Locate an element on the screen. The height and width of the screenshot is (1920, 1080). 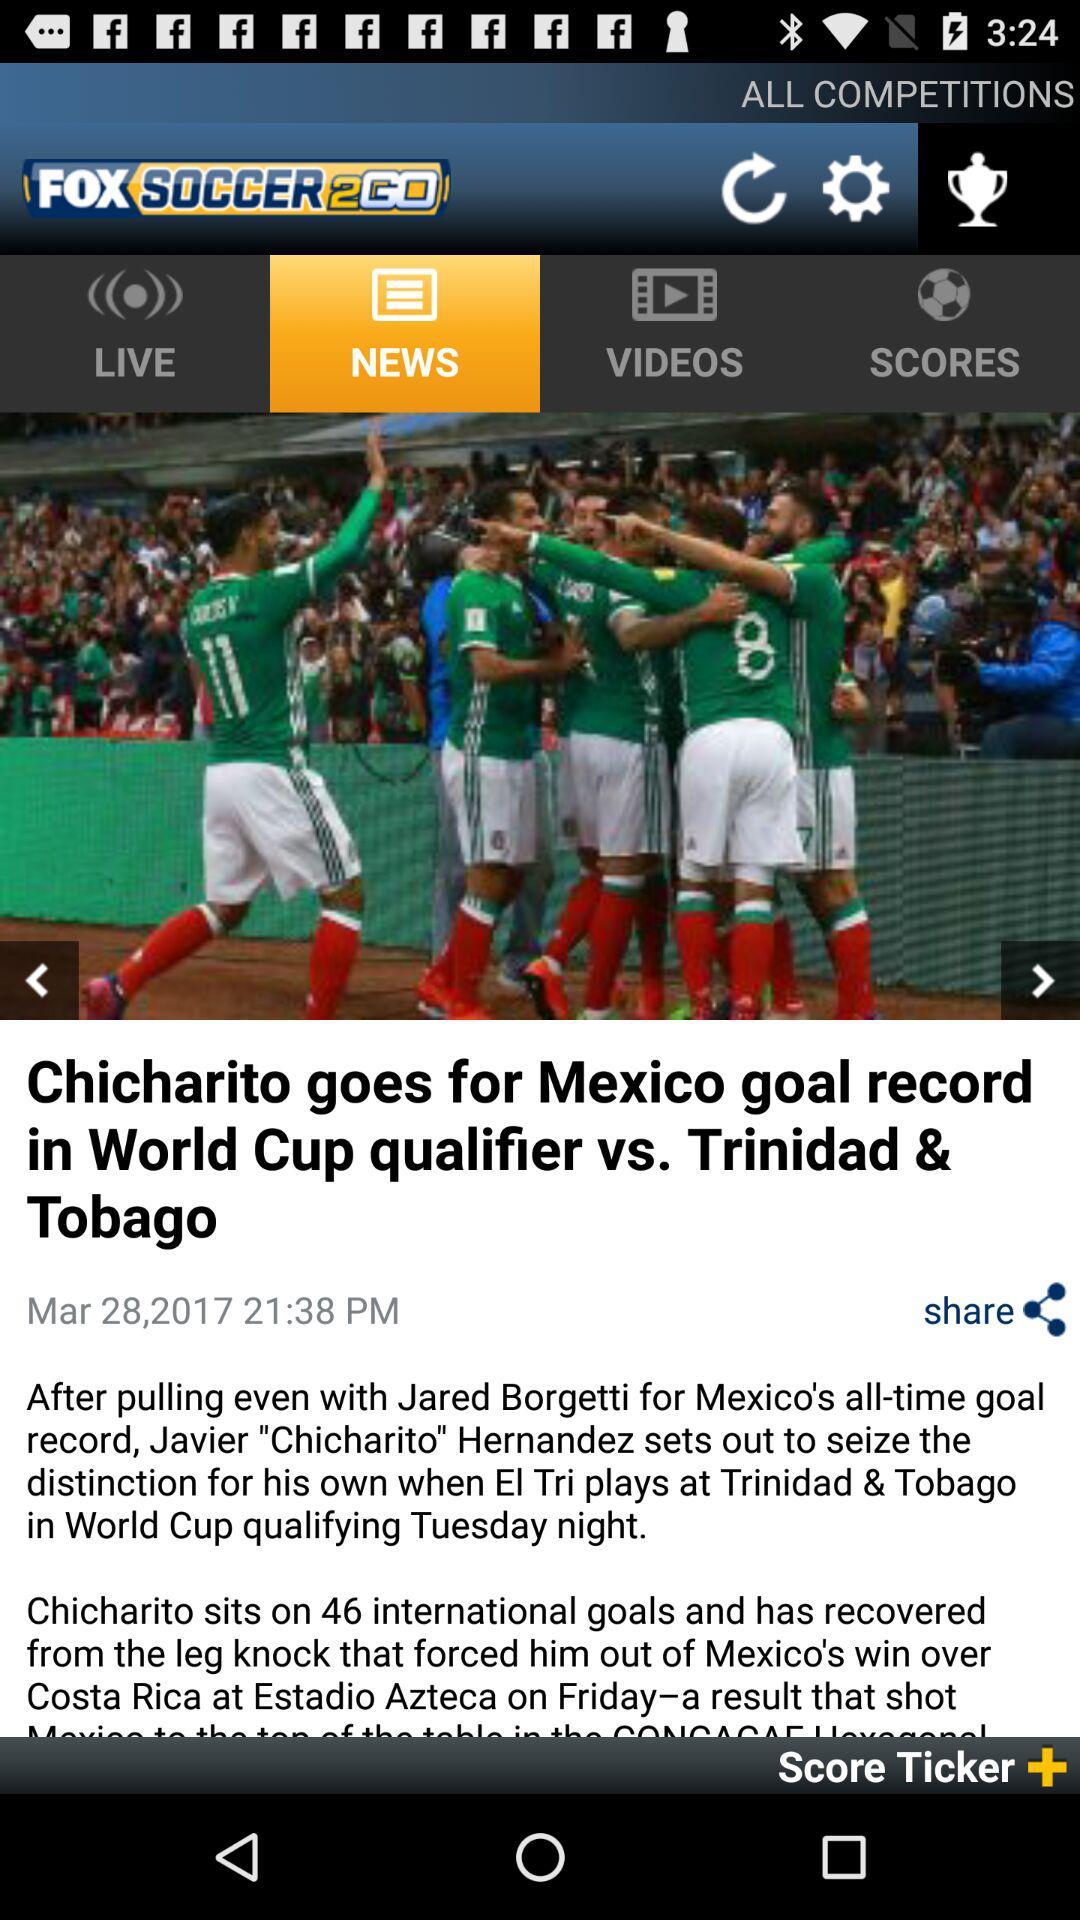
the arrow_forward icon is located at coordinates (1039, 1048).